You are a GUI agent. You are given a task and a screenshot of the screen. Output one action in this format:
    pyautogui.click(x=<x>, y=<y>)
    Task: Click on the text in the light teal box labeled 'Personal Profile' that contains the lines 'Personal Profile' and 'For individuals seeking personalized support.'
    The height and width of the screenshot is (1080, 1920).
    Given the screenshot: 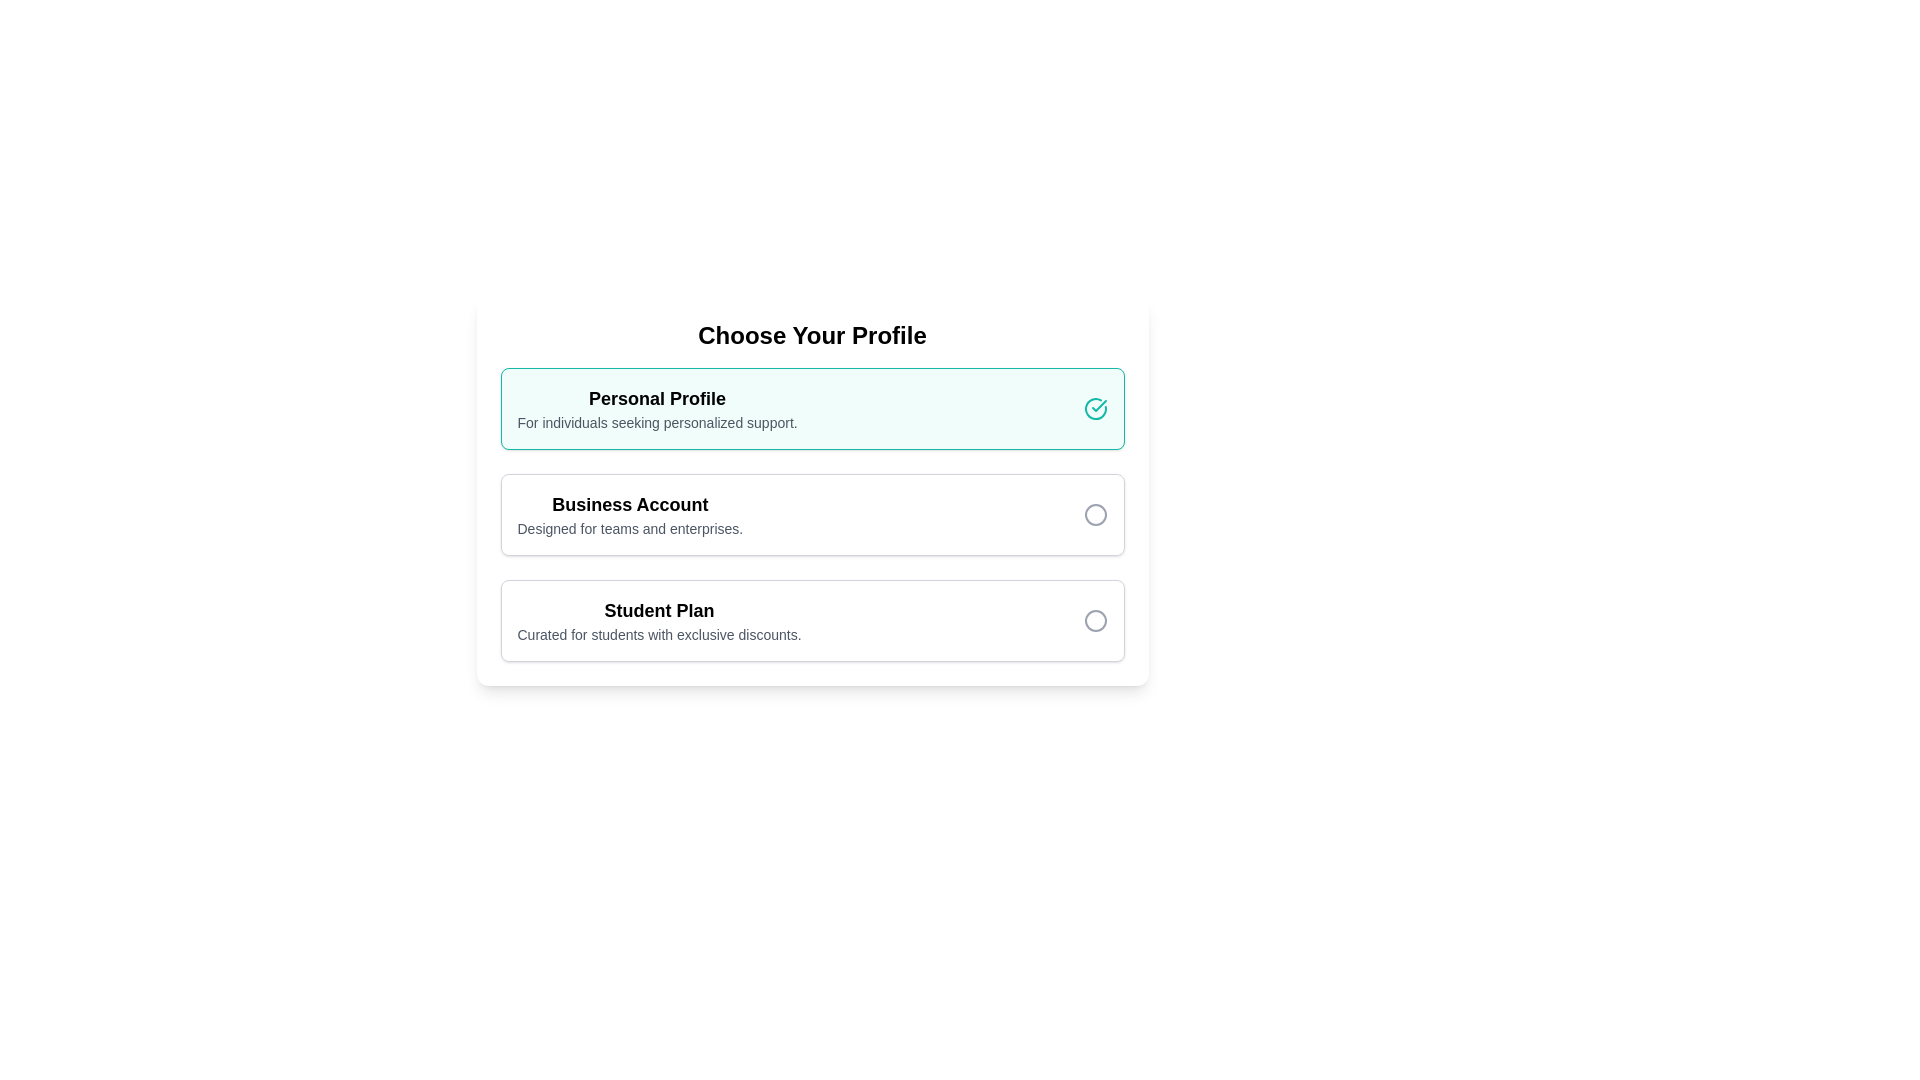 What is the action you would take?
    pyautogui.click(x=657, y=407)
    